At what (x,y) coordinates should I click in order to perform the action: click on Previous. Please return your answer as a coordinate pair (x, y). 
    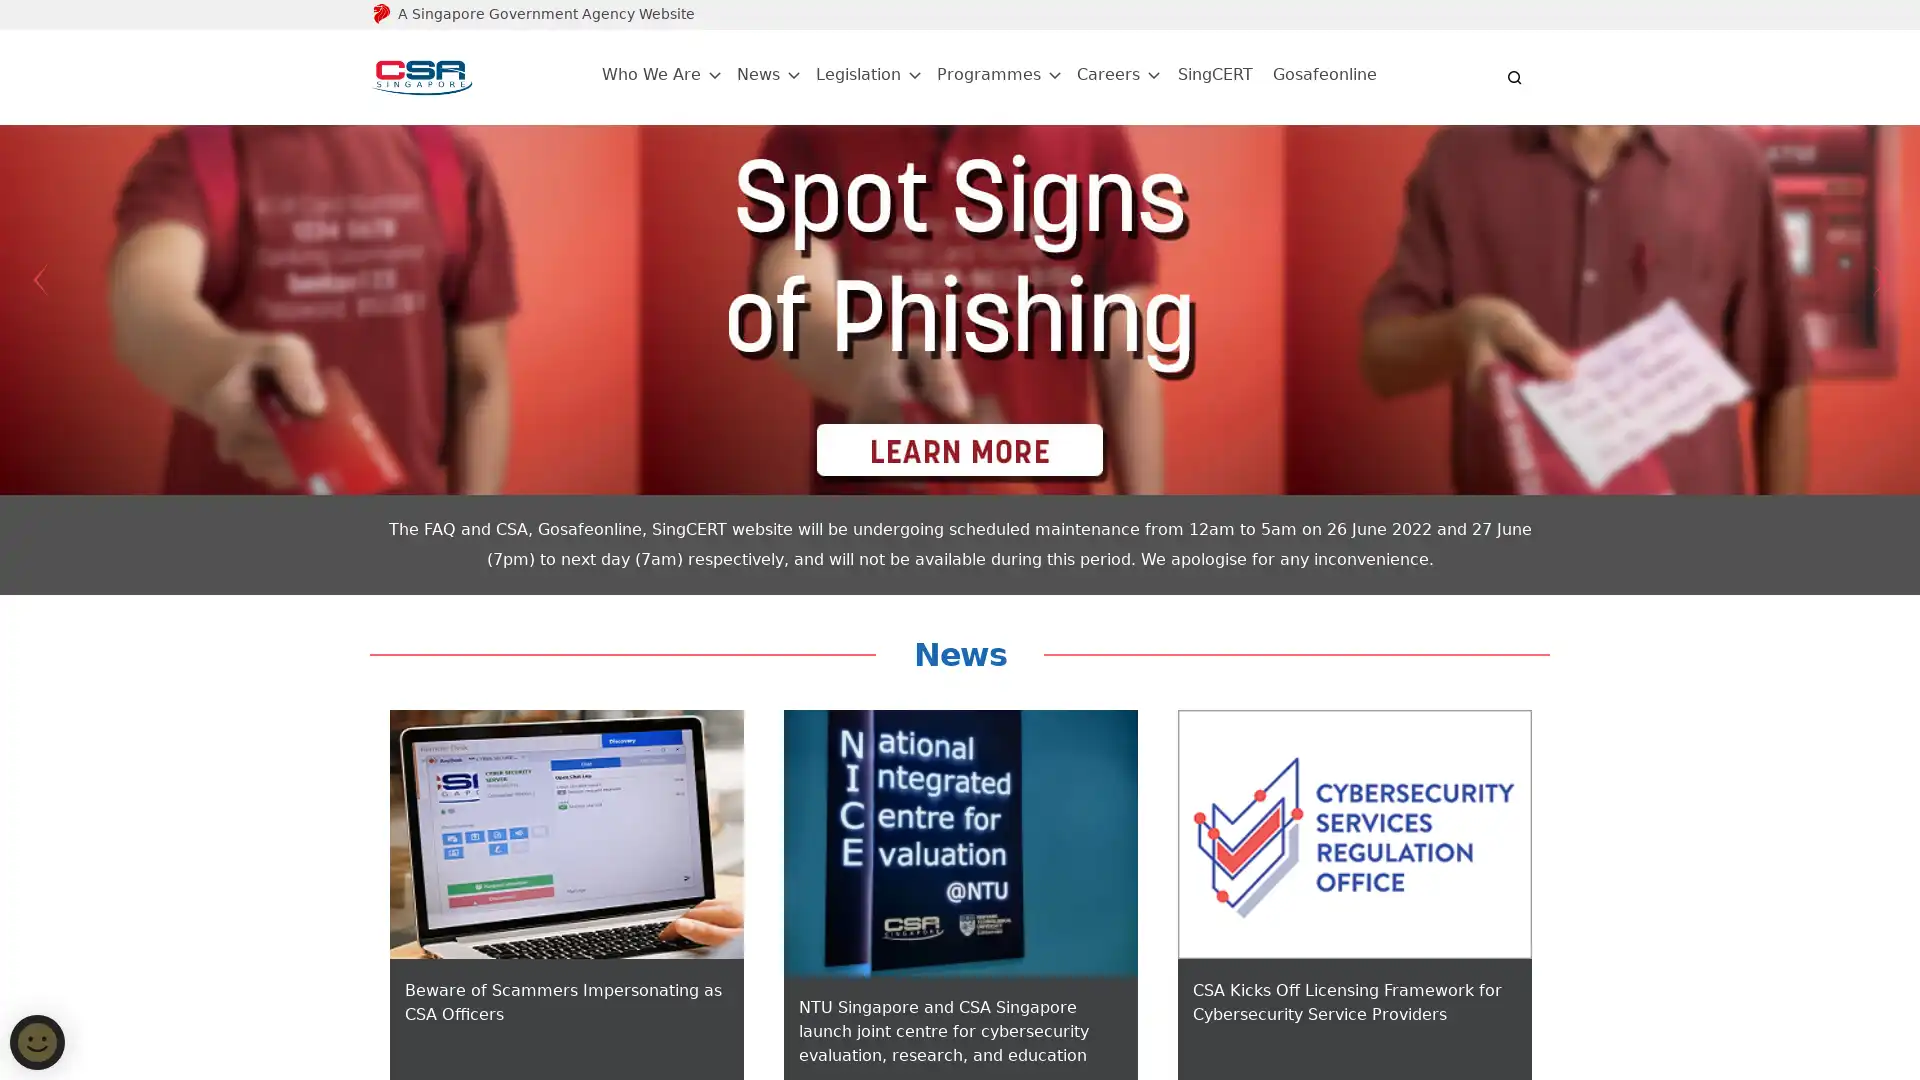
    Looking at the image, I should click on (39, 280).